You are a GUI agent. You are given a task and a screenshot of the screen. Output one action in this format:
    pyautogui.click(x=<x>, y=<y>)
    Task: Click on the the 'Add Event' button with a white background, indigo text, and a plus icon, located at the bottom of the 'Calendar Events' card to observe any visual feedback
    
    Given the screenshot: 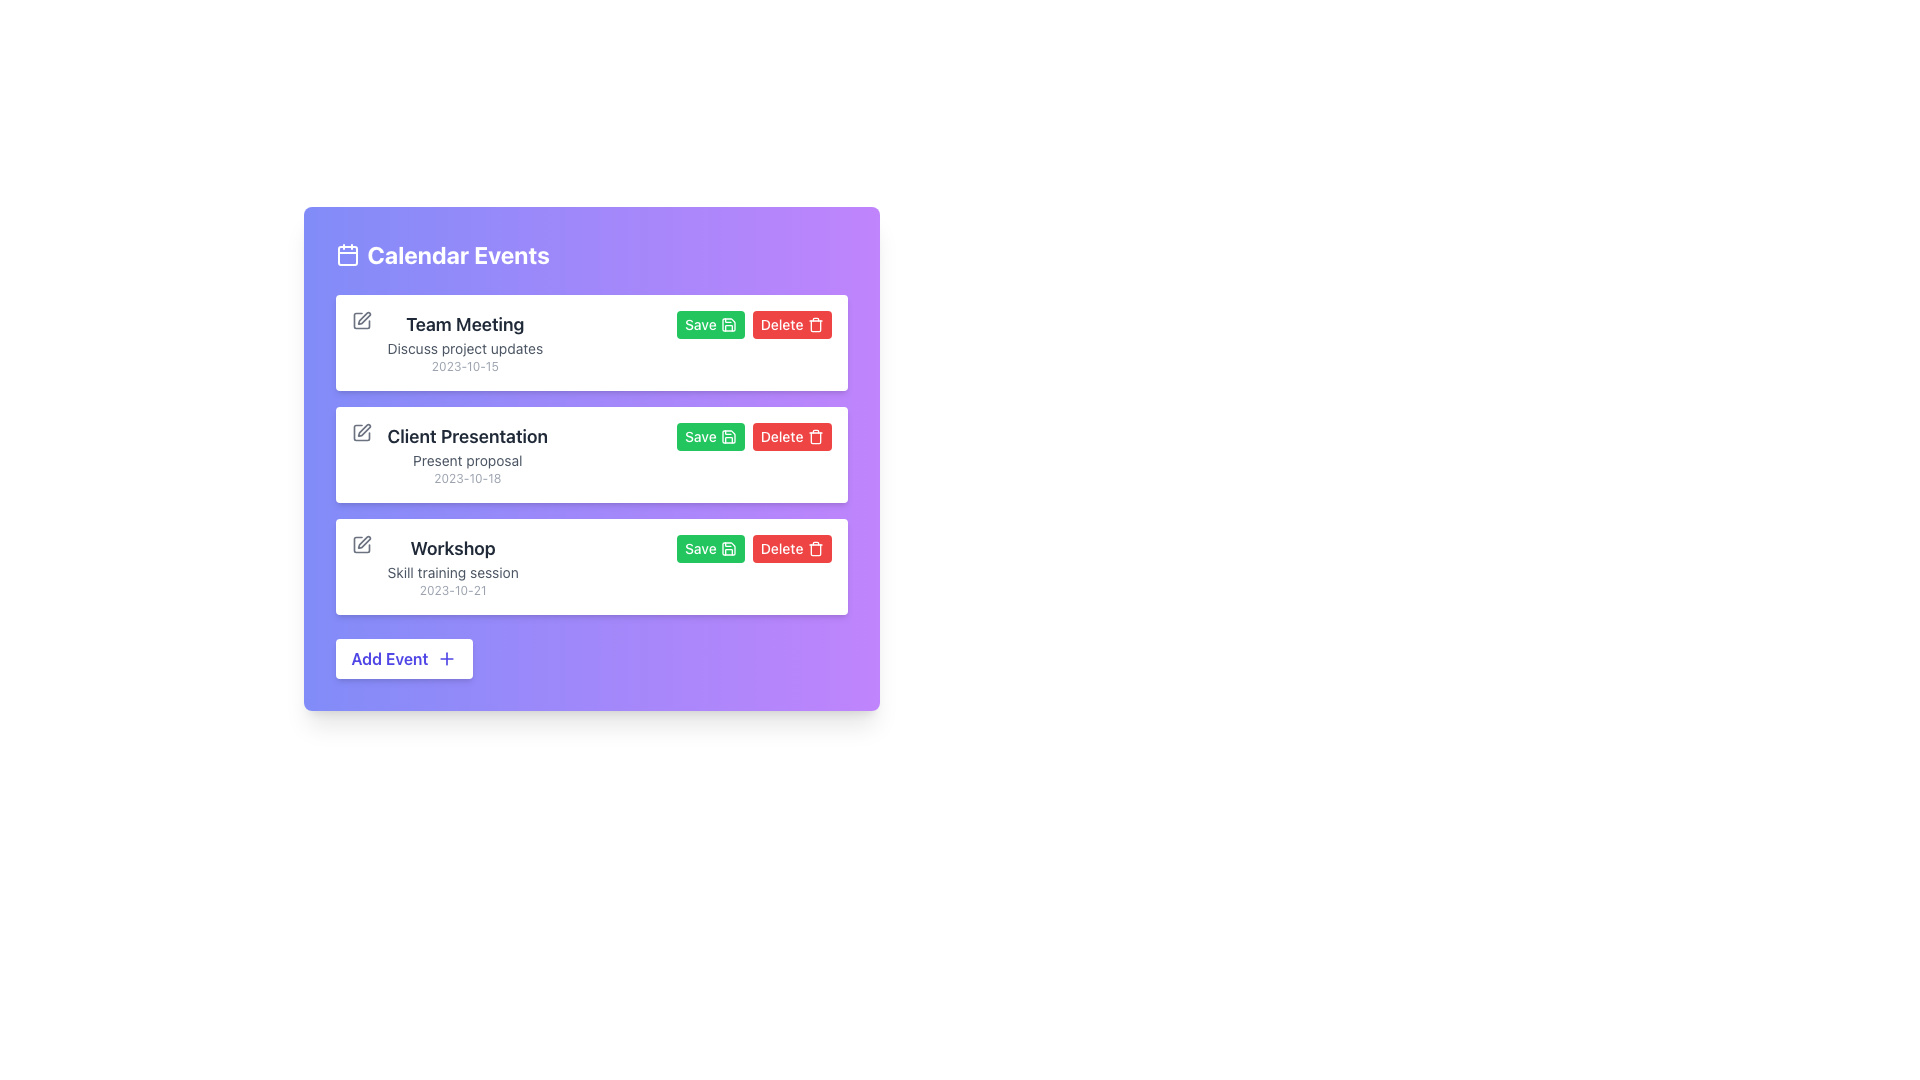 What is the action you would take?
    pyautogui.click(x=402, y=659)
    